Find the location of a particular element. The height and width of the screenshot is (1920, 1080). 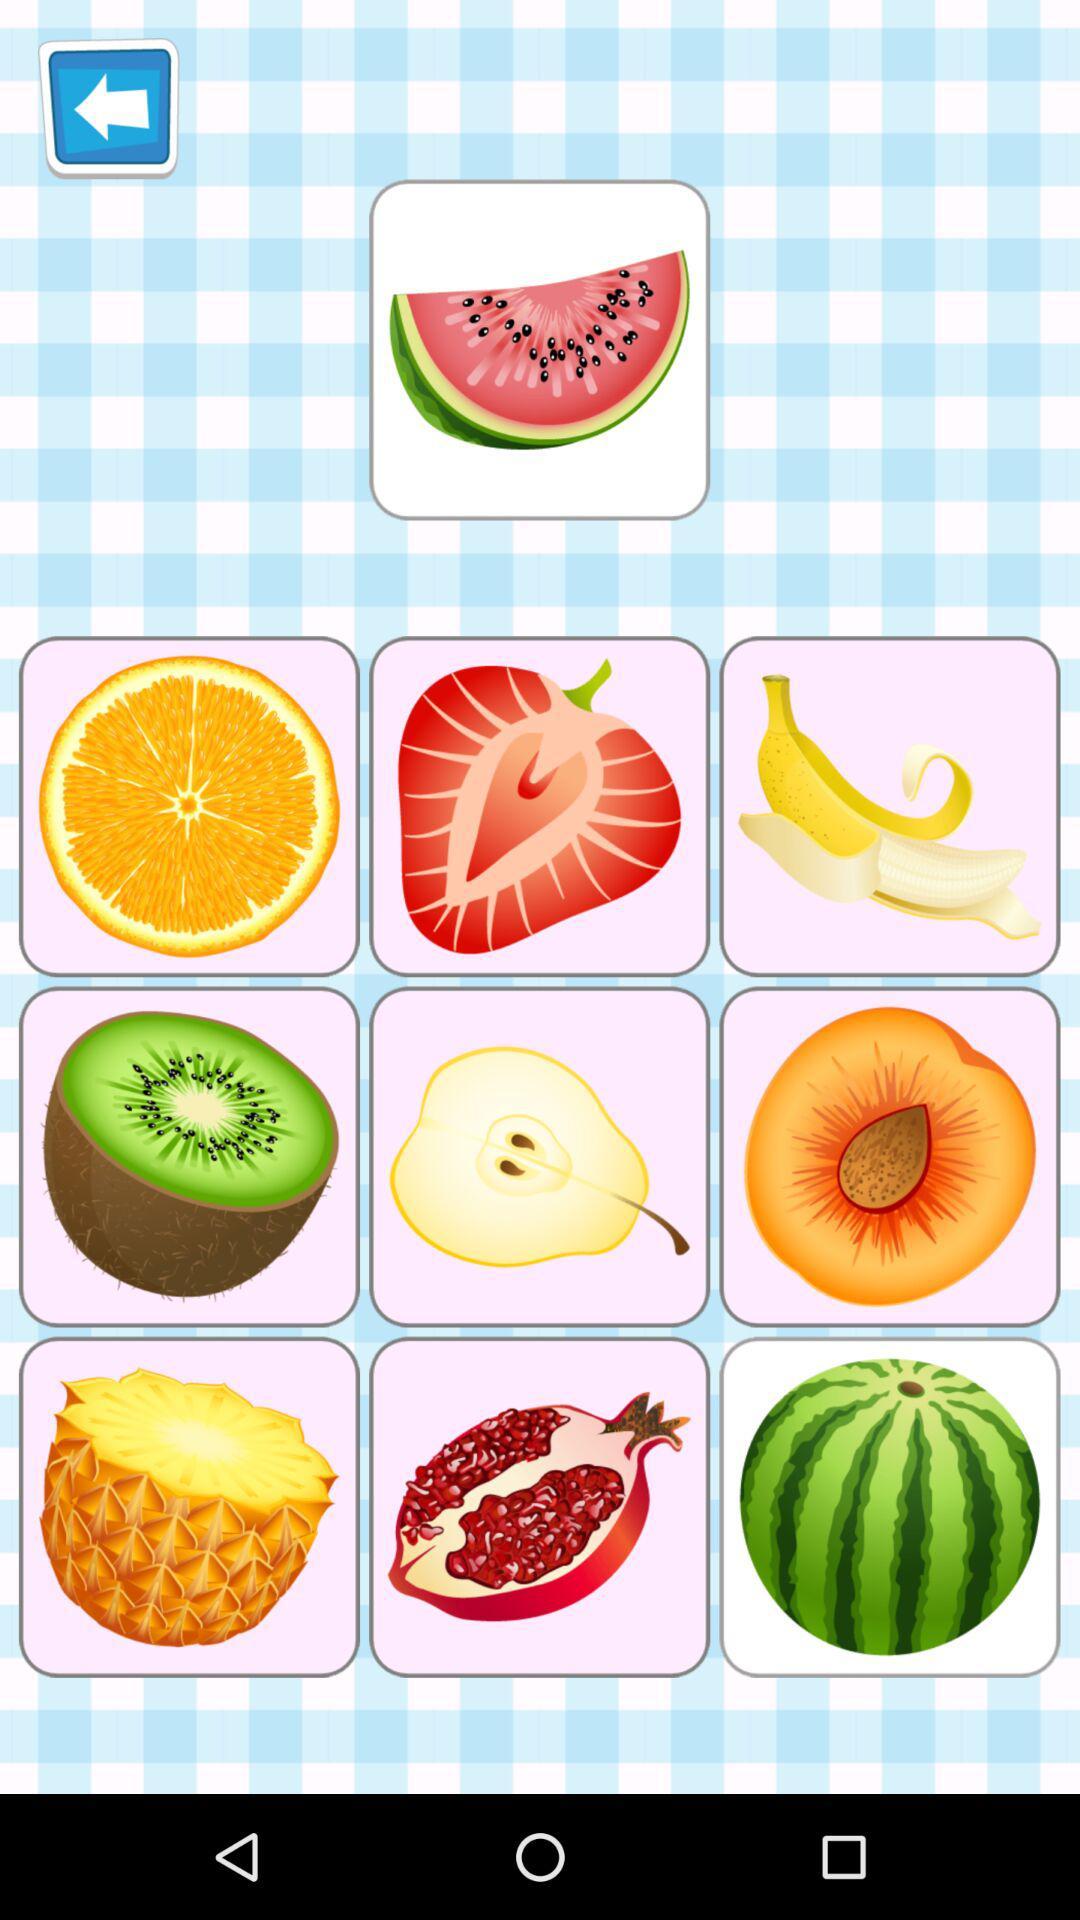

the arrow_backward icon is located at coordinates (108, 115).